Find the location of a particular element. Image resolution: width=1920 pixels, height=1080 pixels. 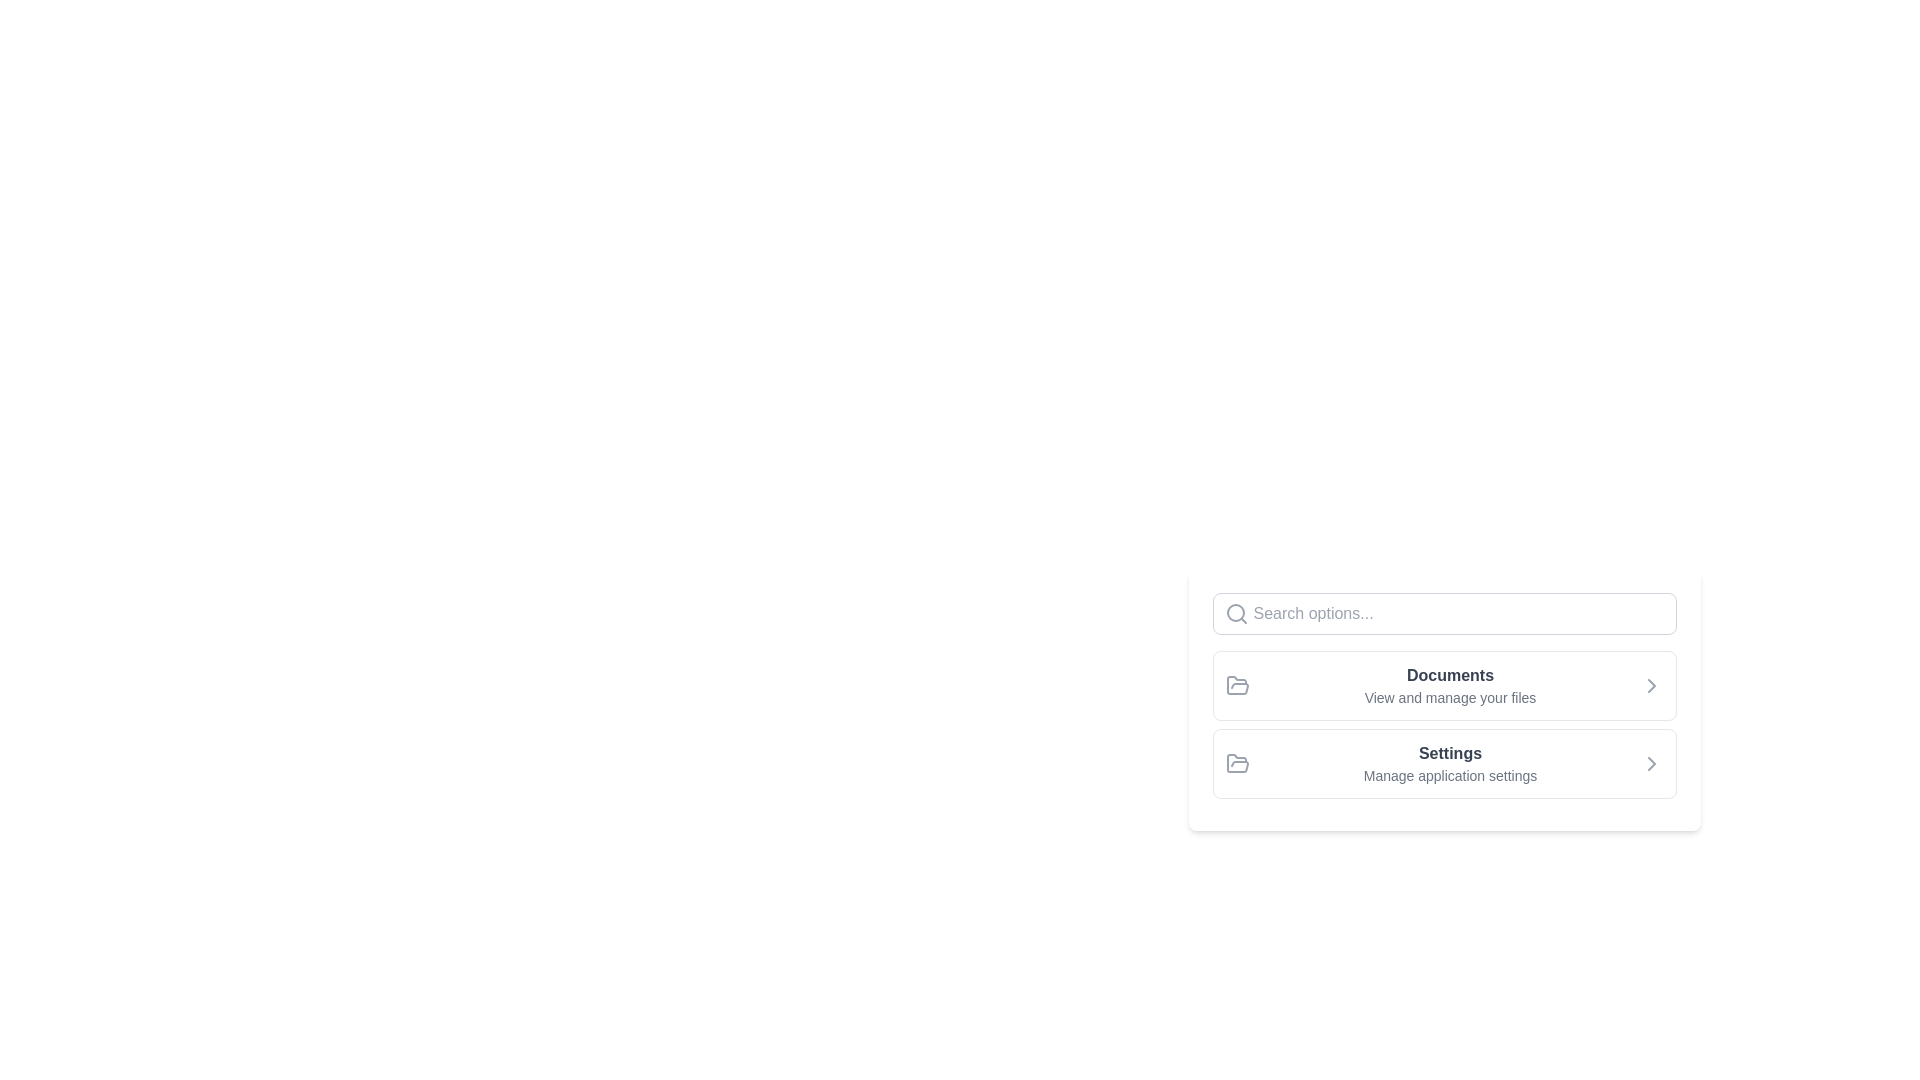

the 'Documents' button, which is the first option in the vertical list, featuring a folder icon and a chevron-right icon on the right is located at coordinates (1444, 685).